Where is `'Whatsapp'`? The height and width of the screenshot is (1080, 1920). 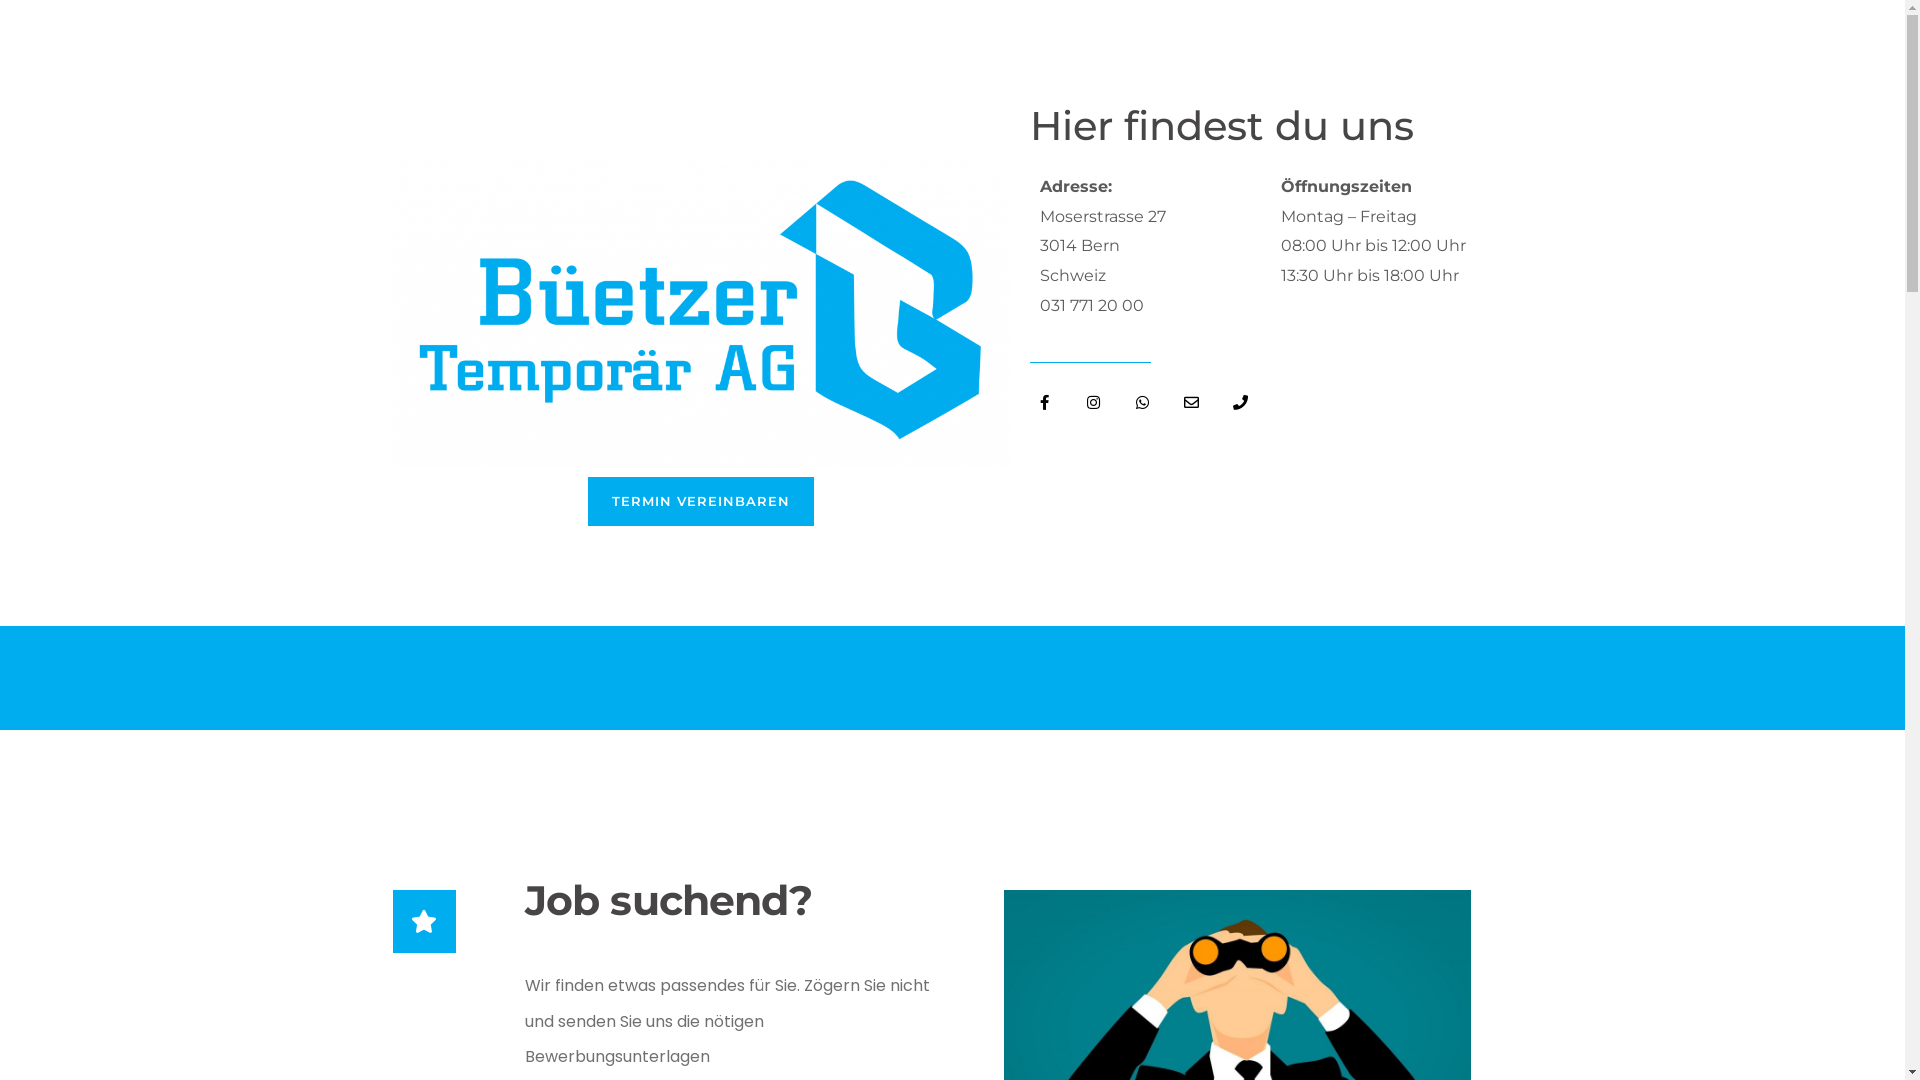 'Whatsapp' is located at coordinates (1128, 402).